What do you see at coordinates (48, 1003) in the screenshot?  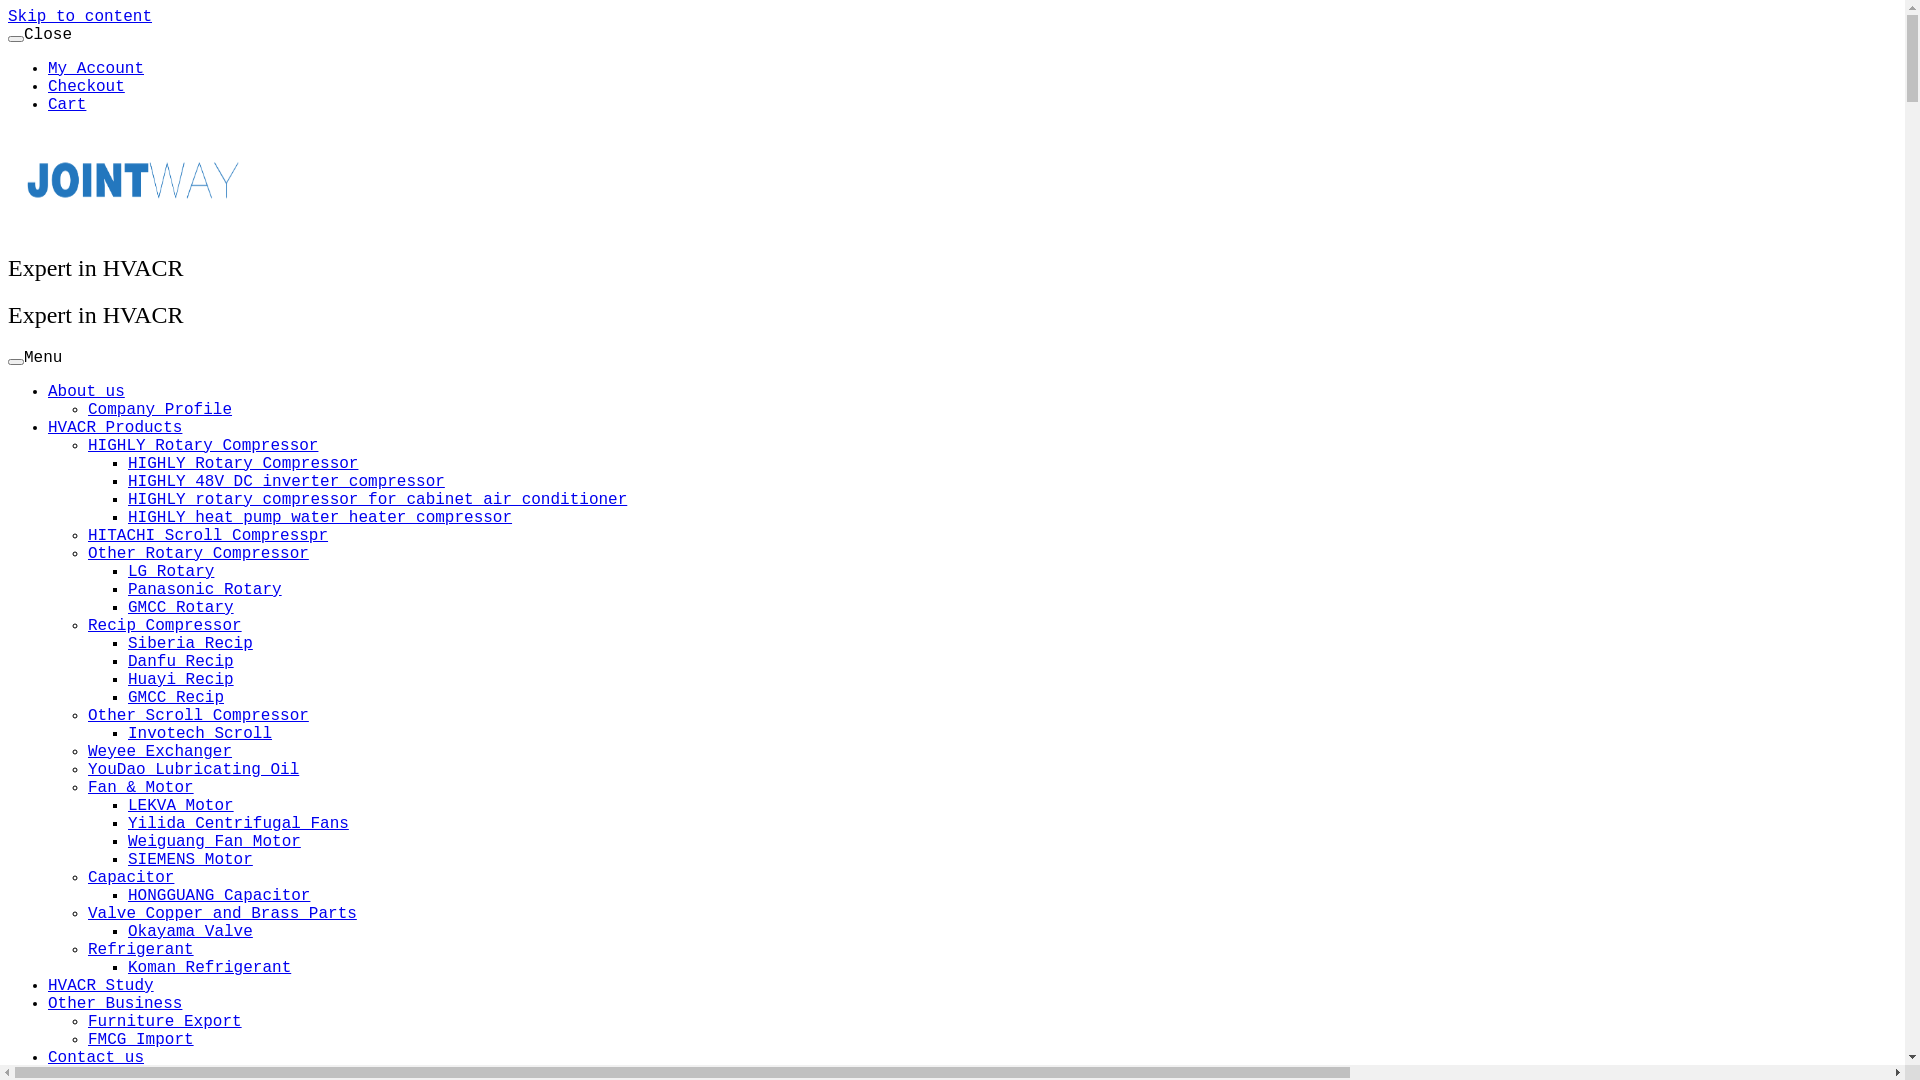 I see `'Other Business'` at bounding box center [48, 1003].